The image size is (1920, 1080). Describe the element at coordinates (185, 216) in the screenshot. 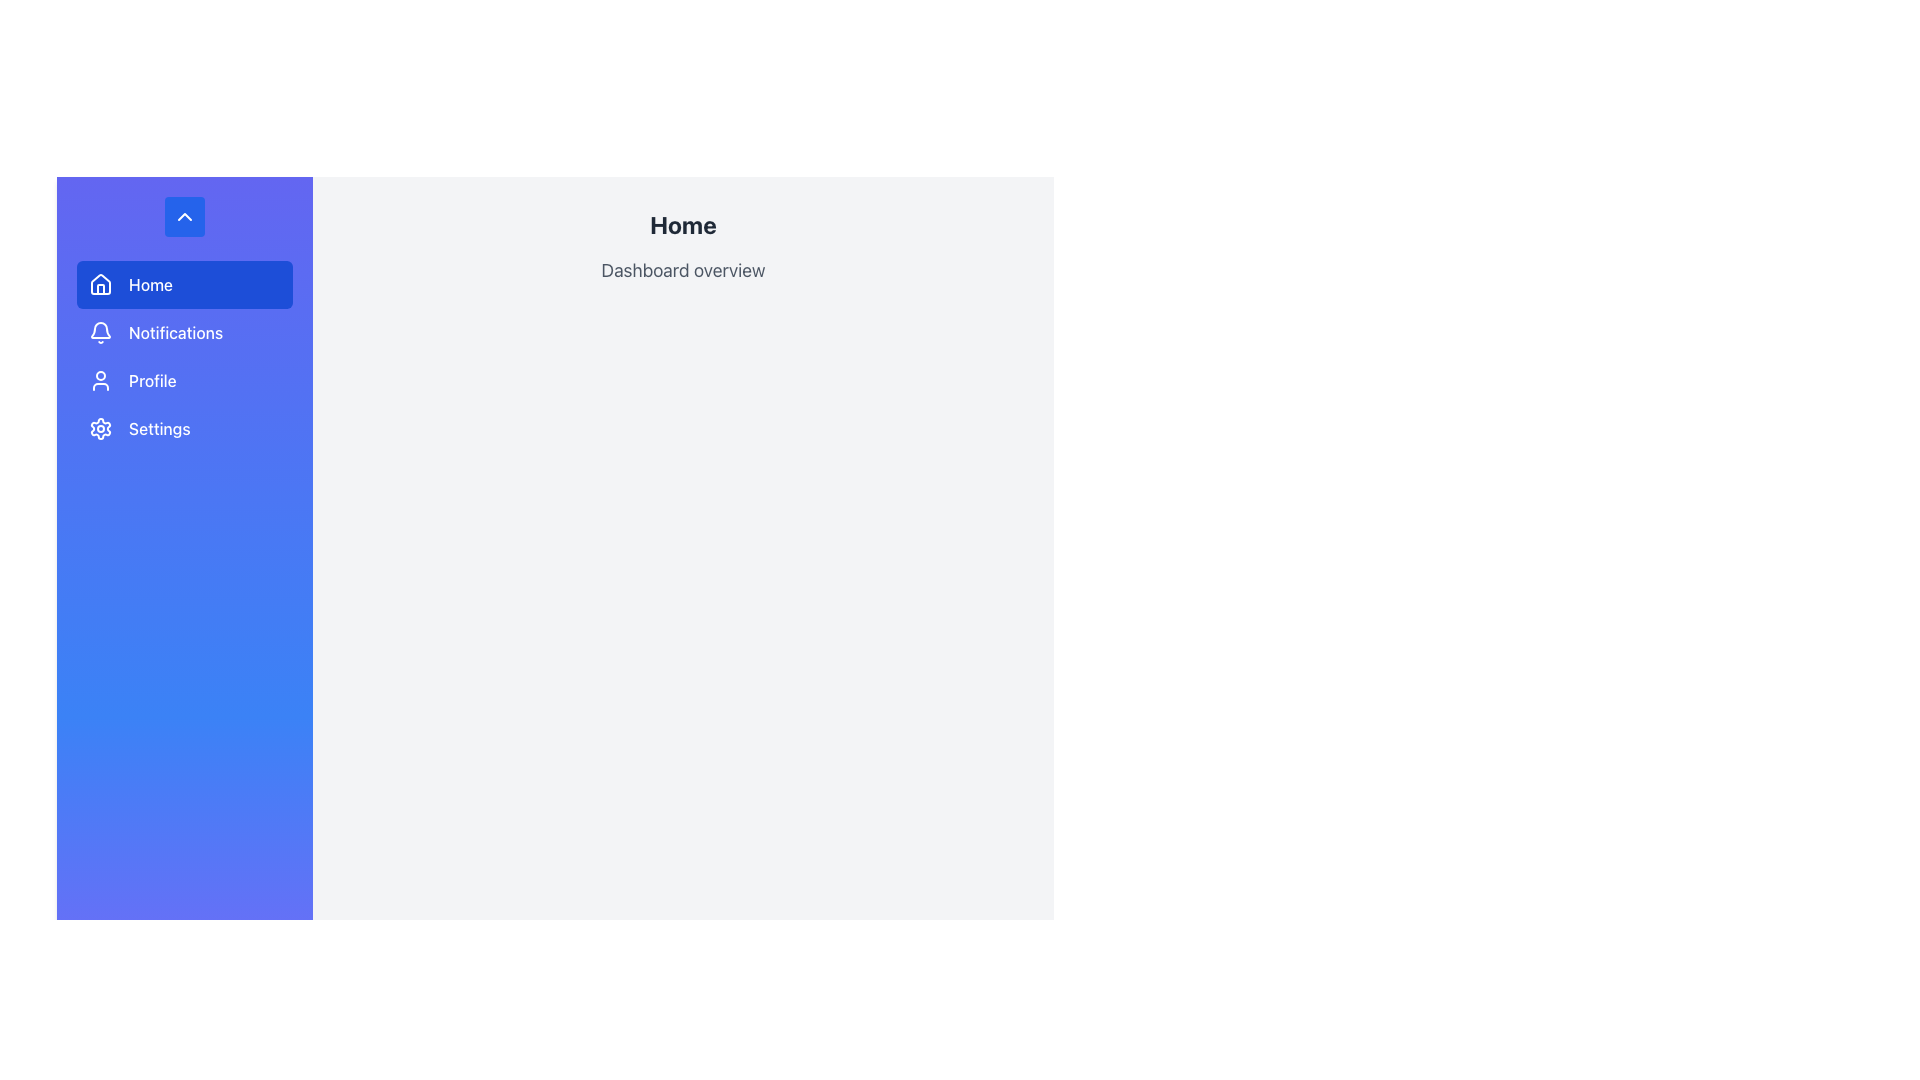

I see `the small square button with a blue background and upward-facing chevron icon` at that location.